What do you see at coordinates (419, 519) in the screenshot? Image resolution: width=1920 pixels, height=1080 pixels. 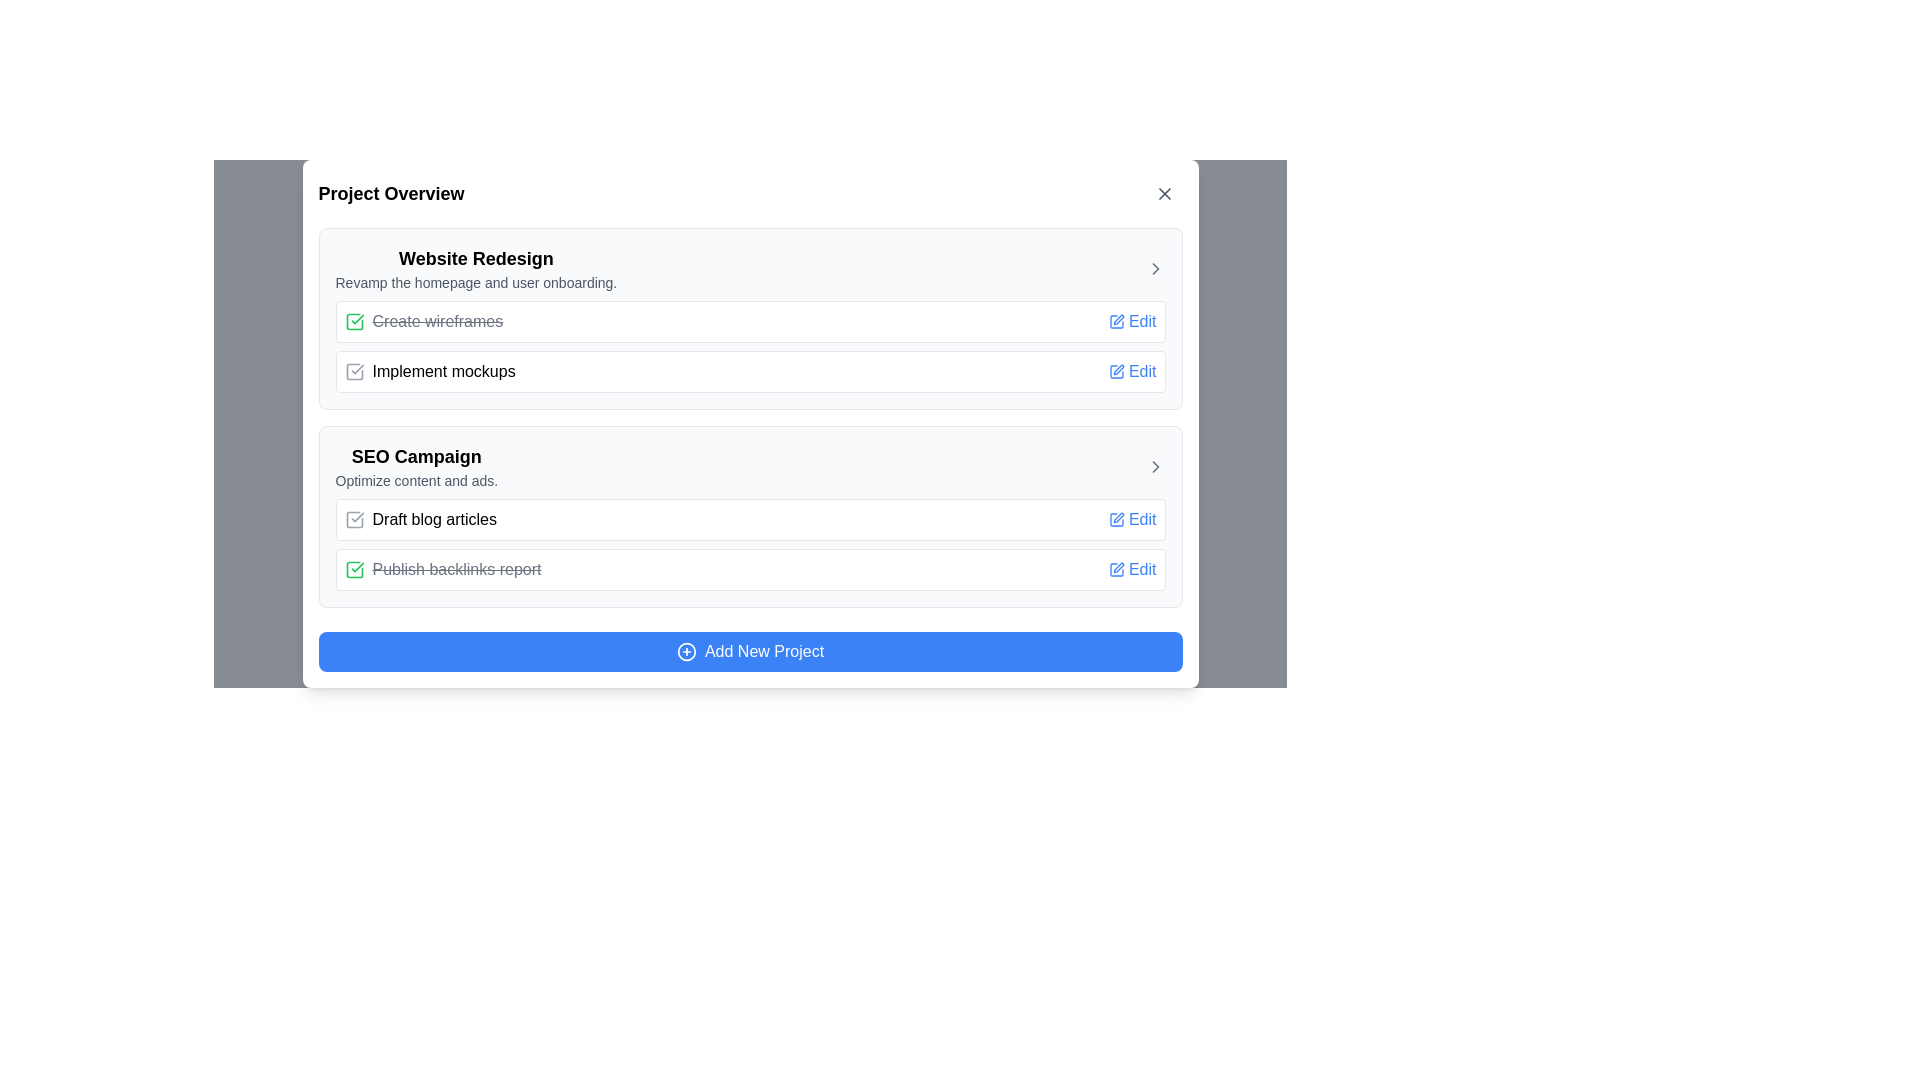 I see `the text label displaying the task 'Draft blog articles' in the 'SEO Campaign' section` at bounding box center [419, 519].